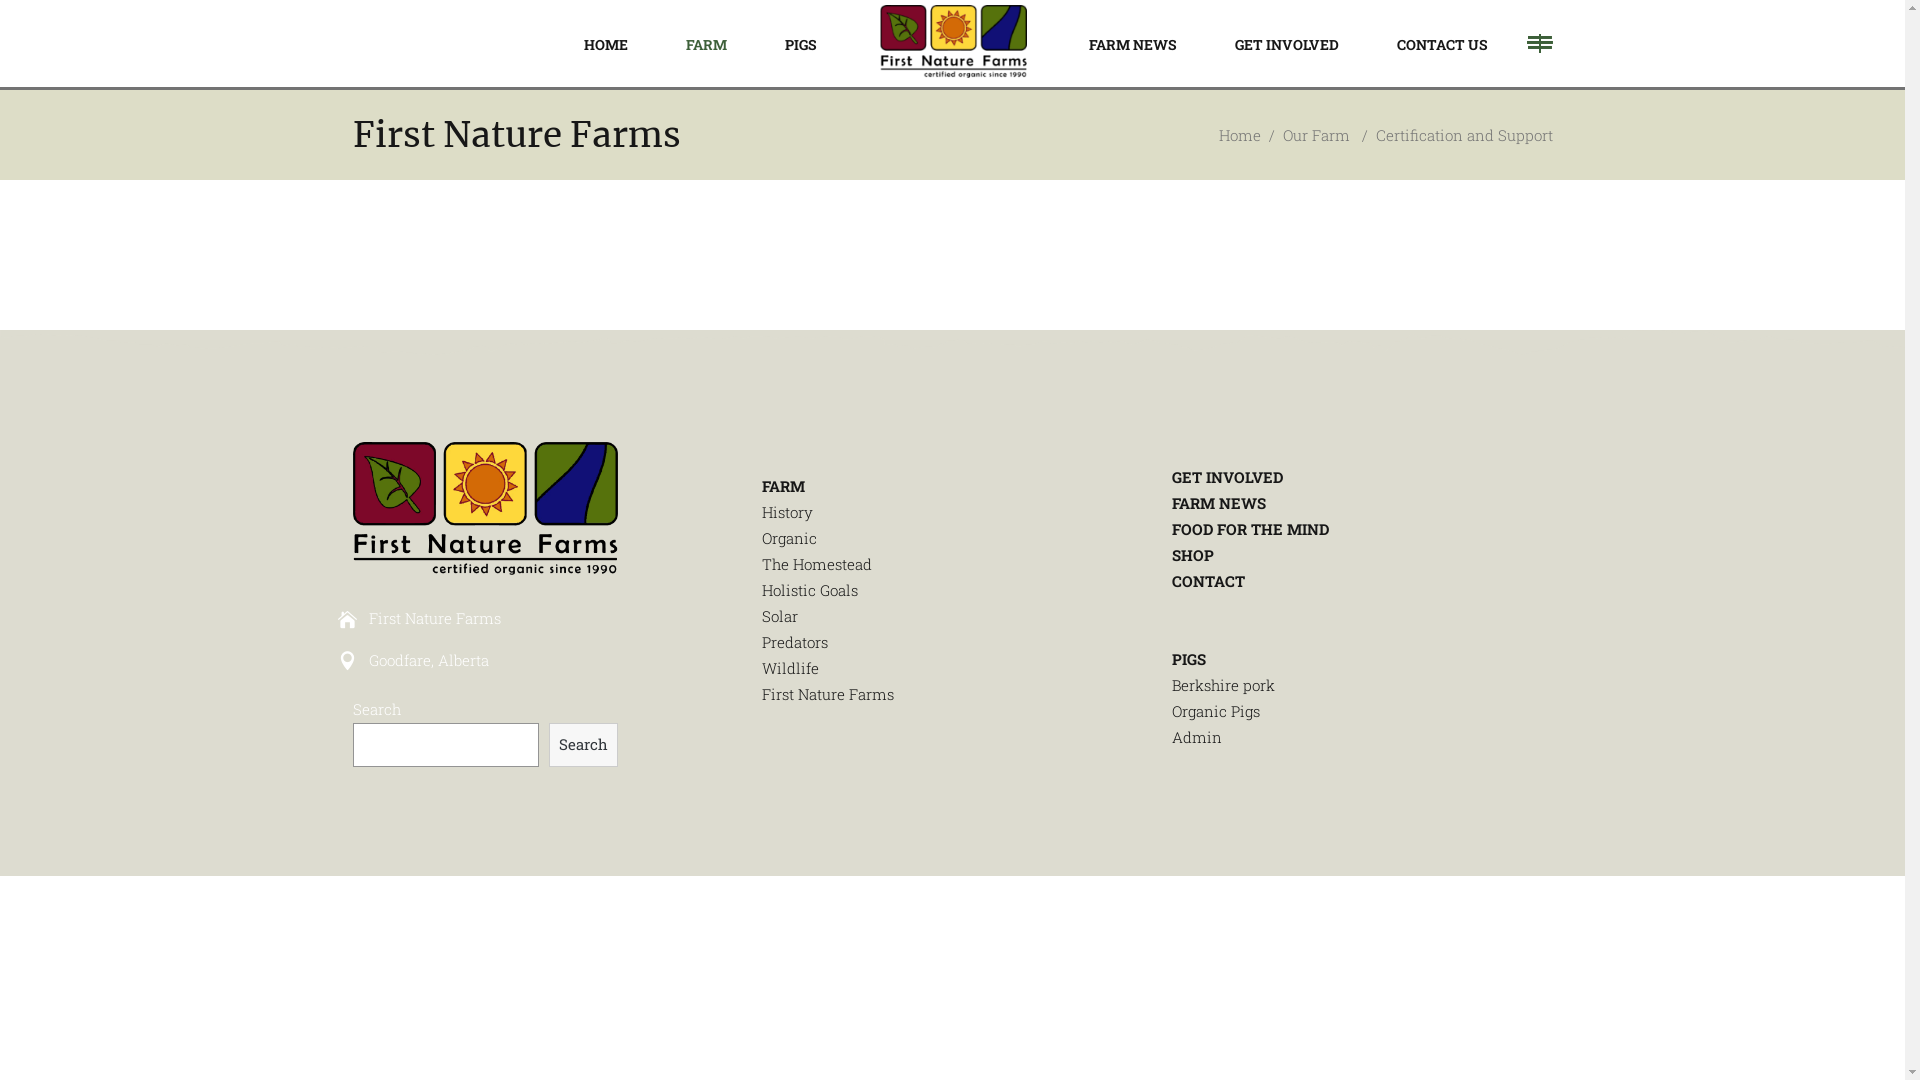  I want to click on 'GET INVOLVED', so click(1286, 43).